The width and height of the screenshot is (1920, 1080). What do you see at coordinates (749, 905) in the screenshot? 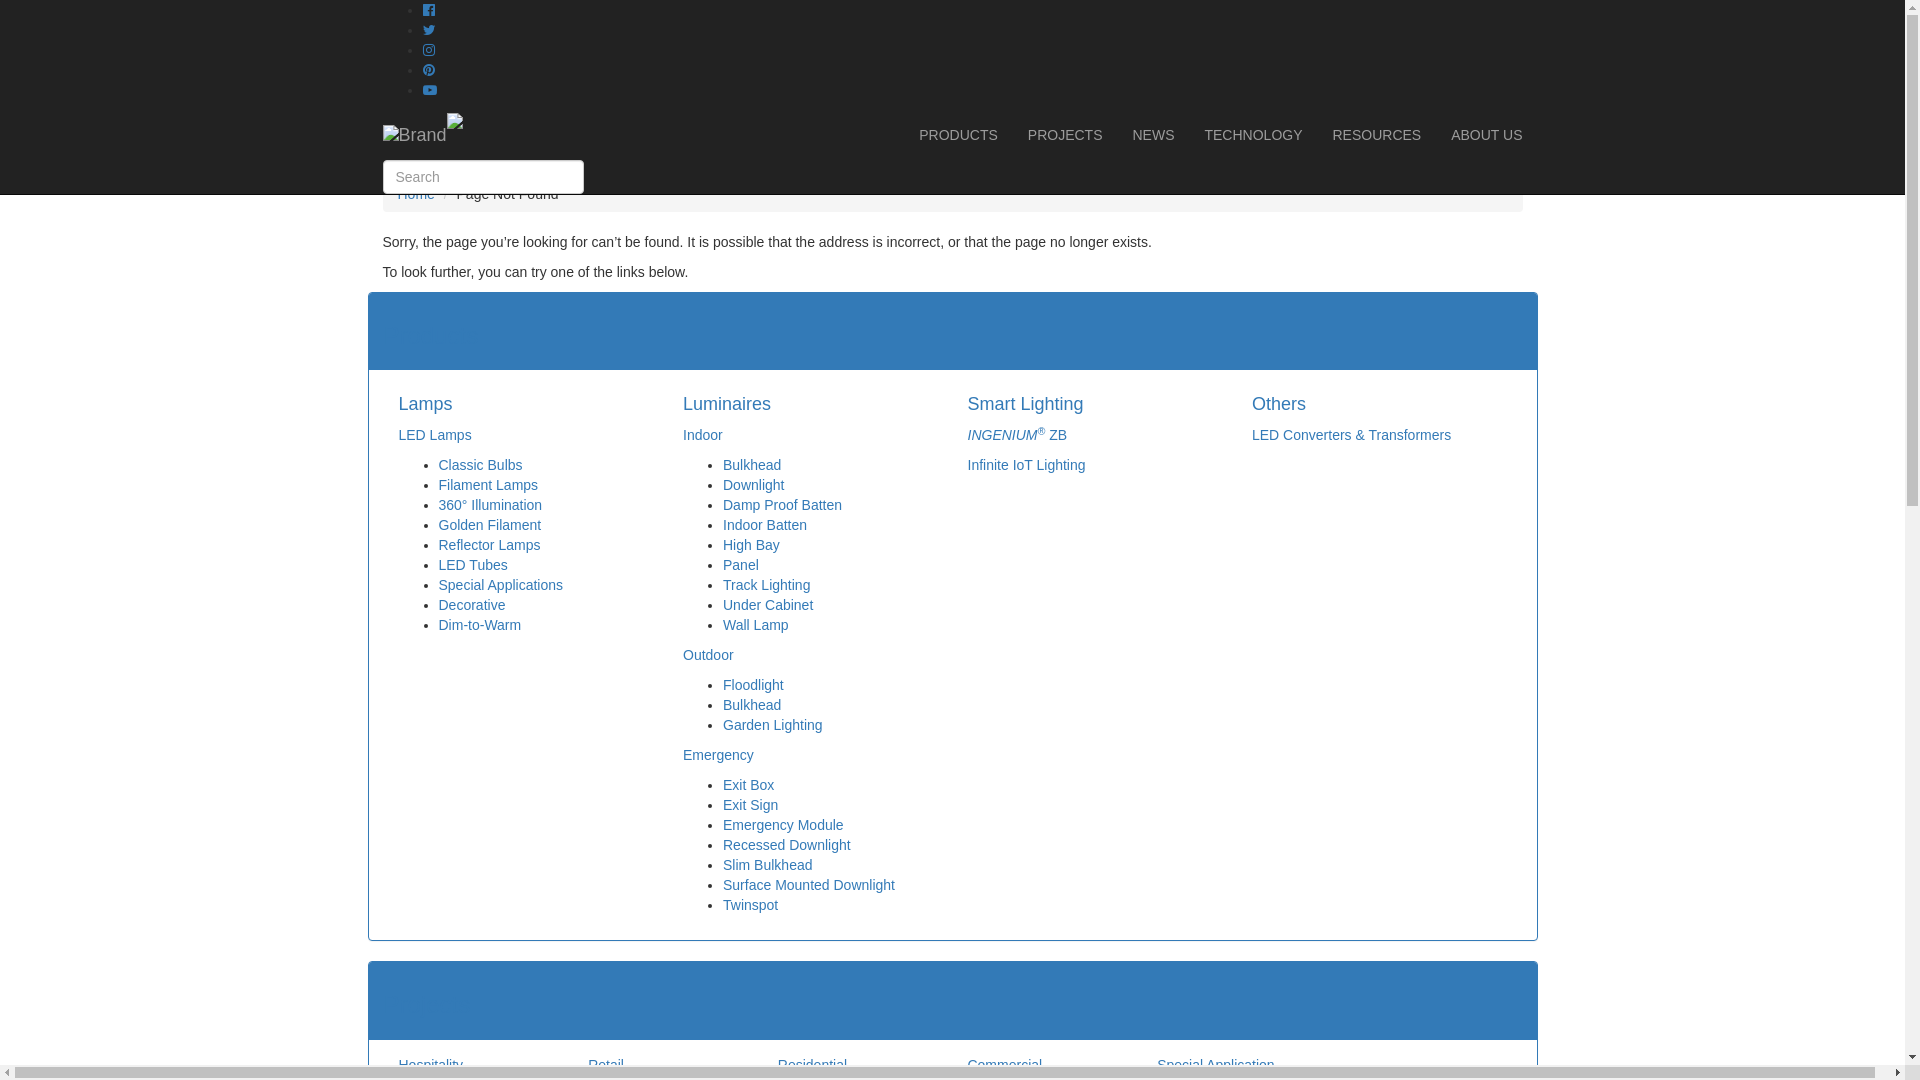
I see `'Twinspot'` at bounding box center [749, 905].